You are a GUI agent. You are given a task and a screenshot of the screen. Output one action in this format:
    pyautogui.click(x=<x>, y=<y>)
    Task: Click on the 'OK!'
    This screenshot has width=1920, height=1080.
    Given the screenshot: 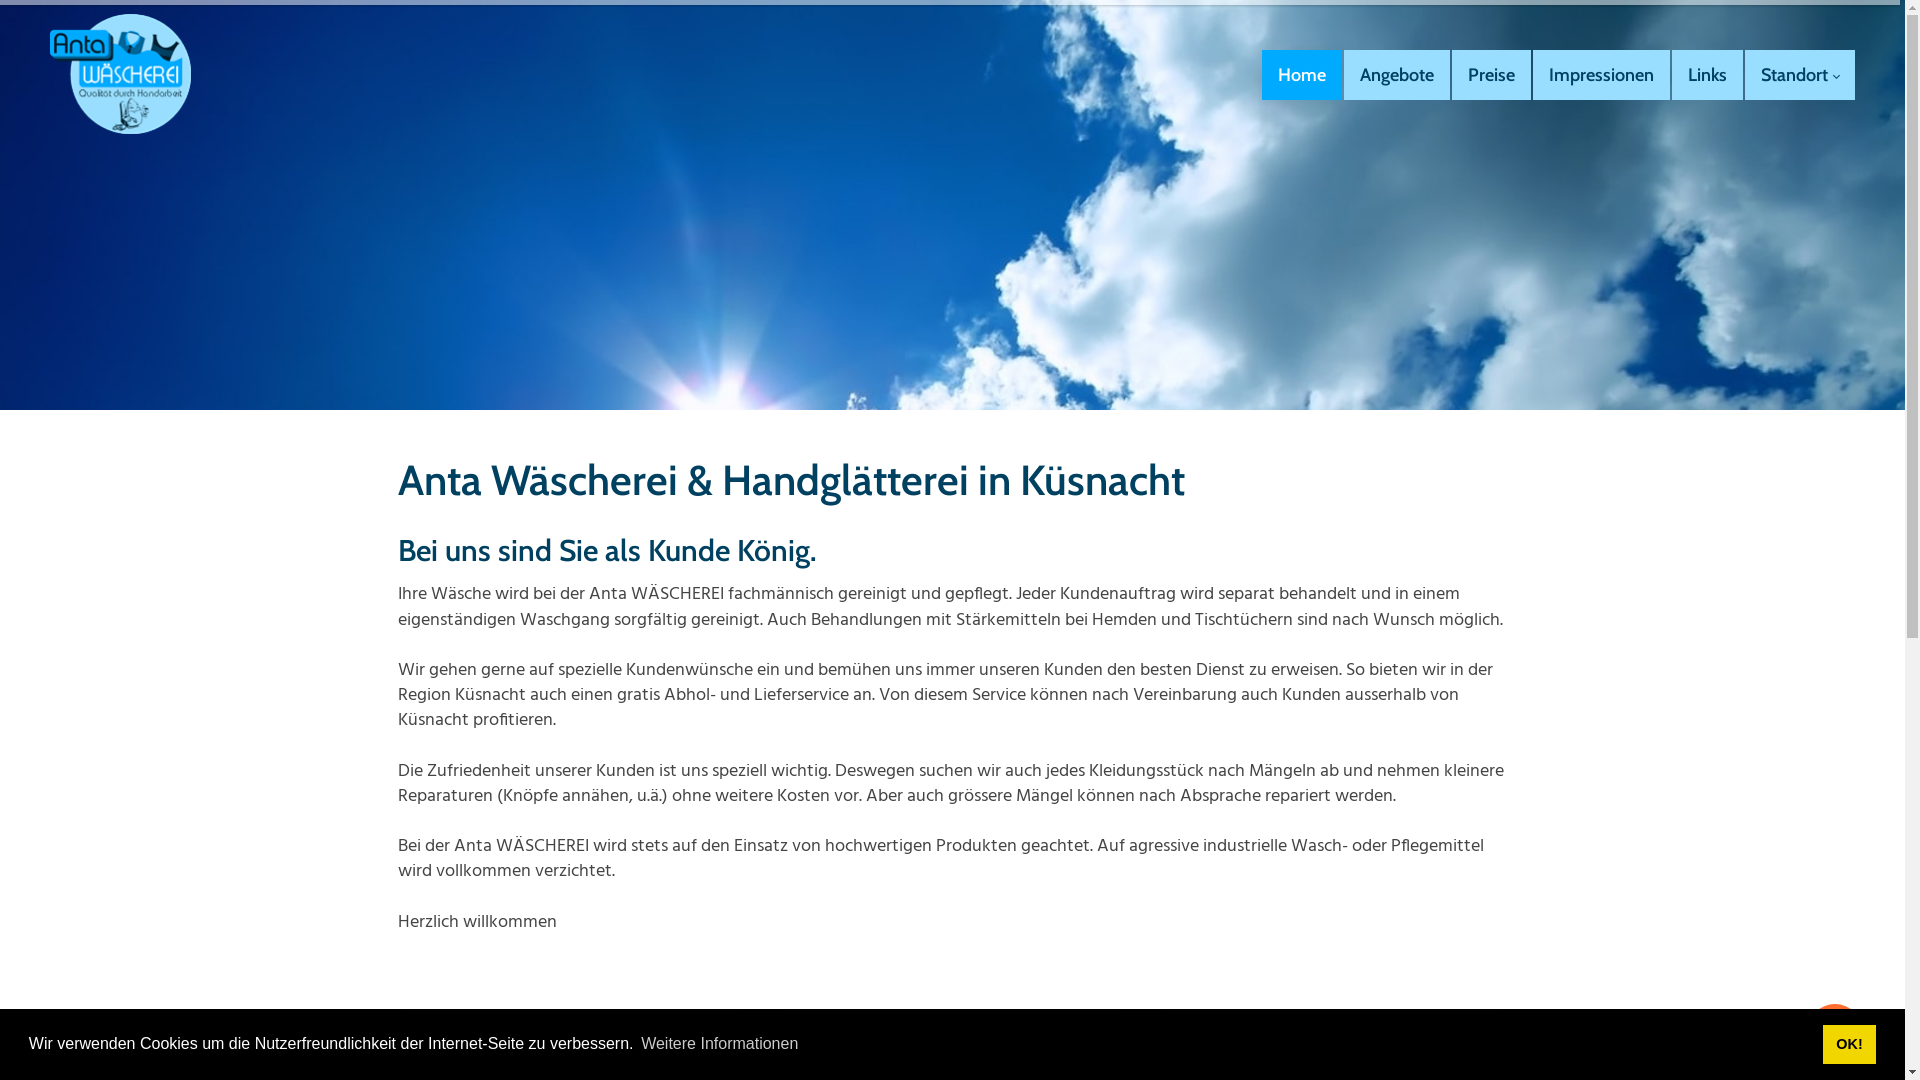 What is the action you would take?
    pyautogui.click(x=1848, y=1043)
    